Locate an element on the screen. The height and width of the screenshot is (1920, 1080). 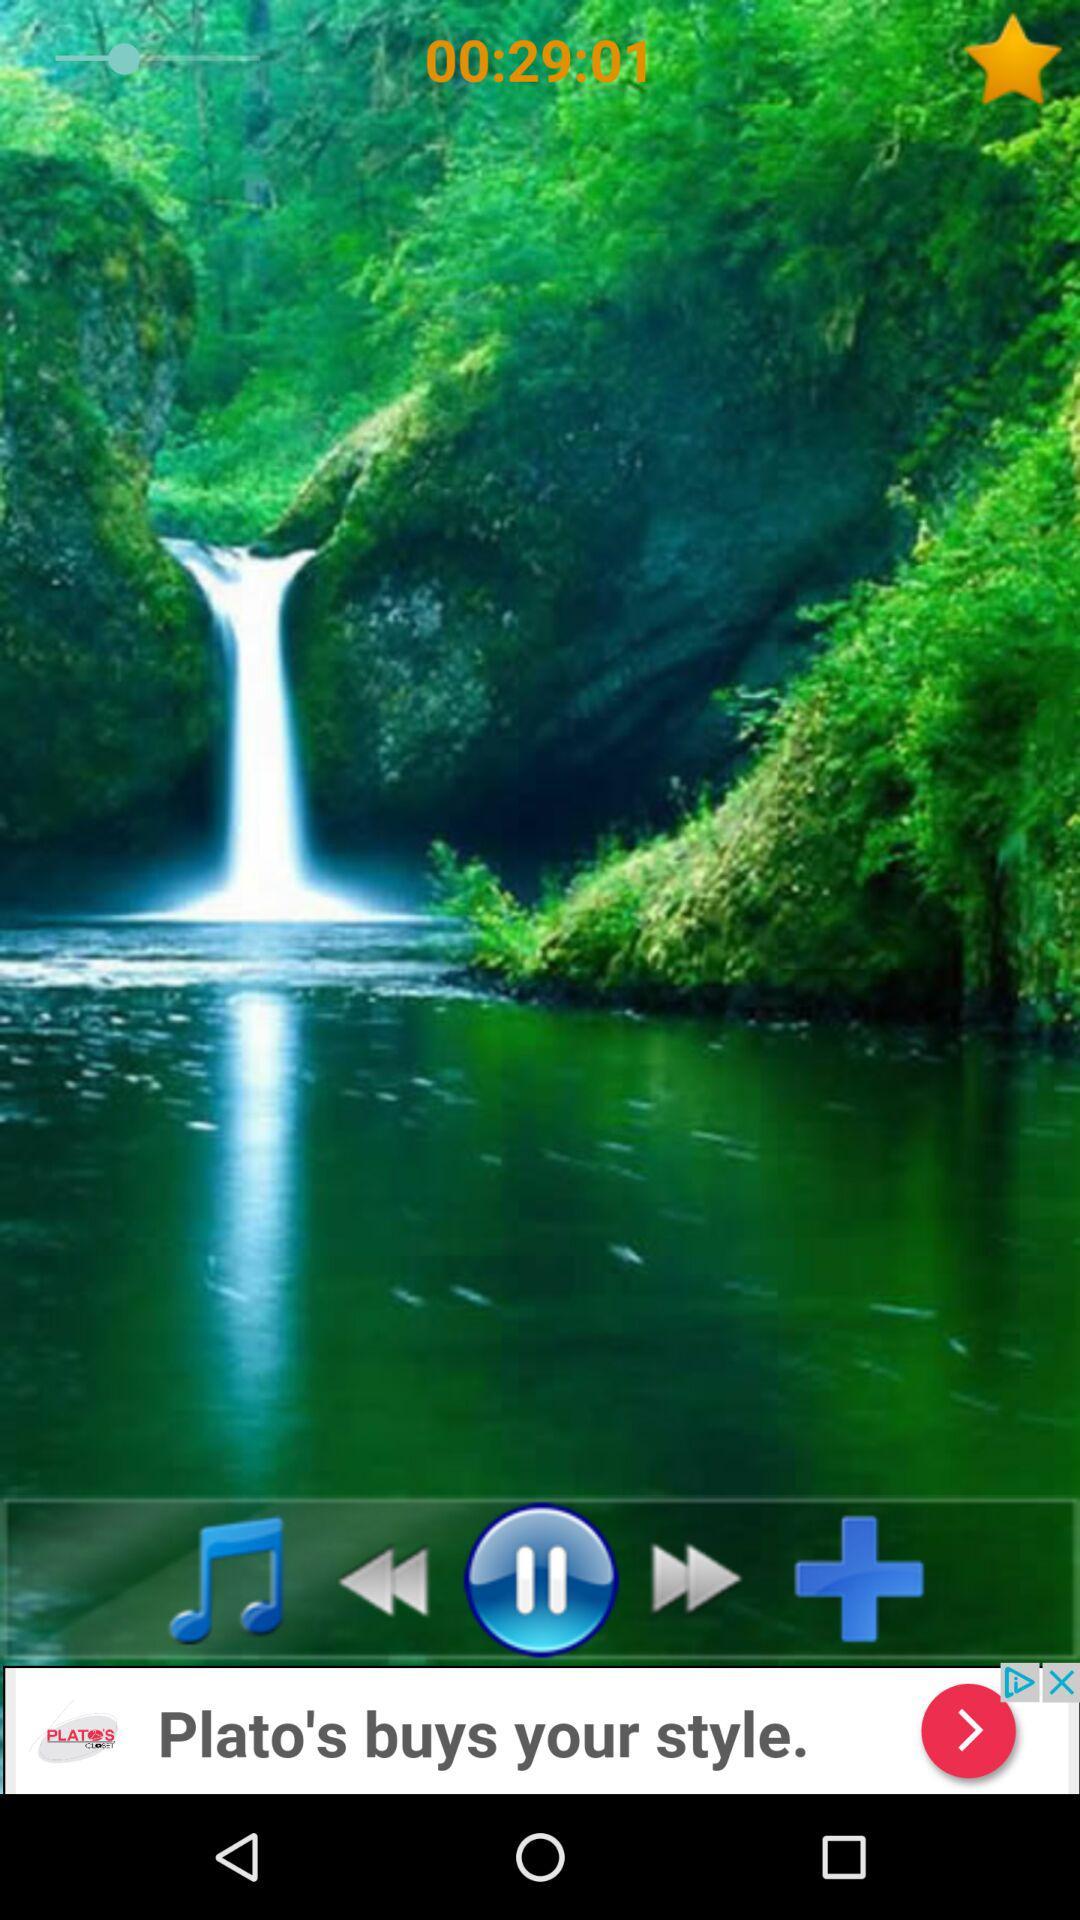
music is located at coordinates (204, 1577).